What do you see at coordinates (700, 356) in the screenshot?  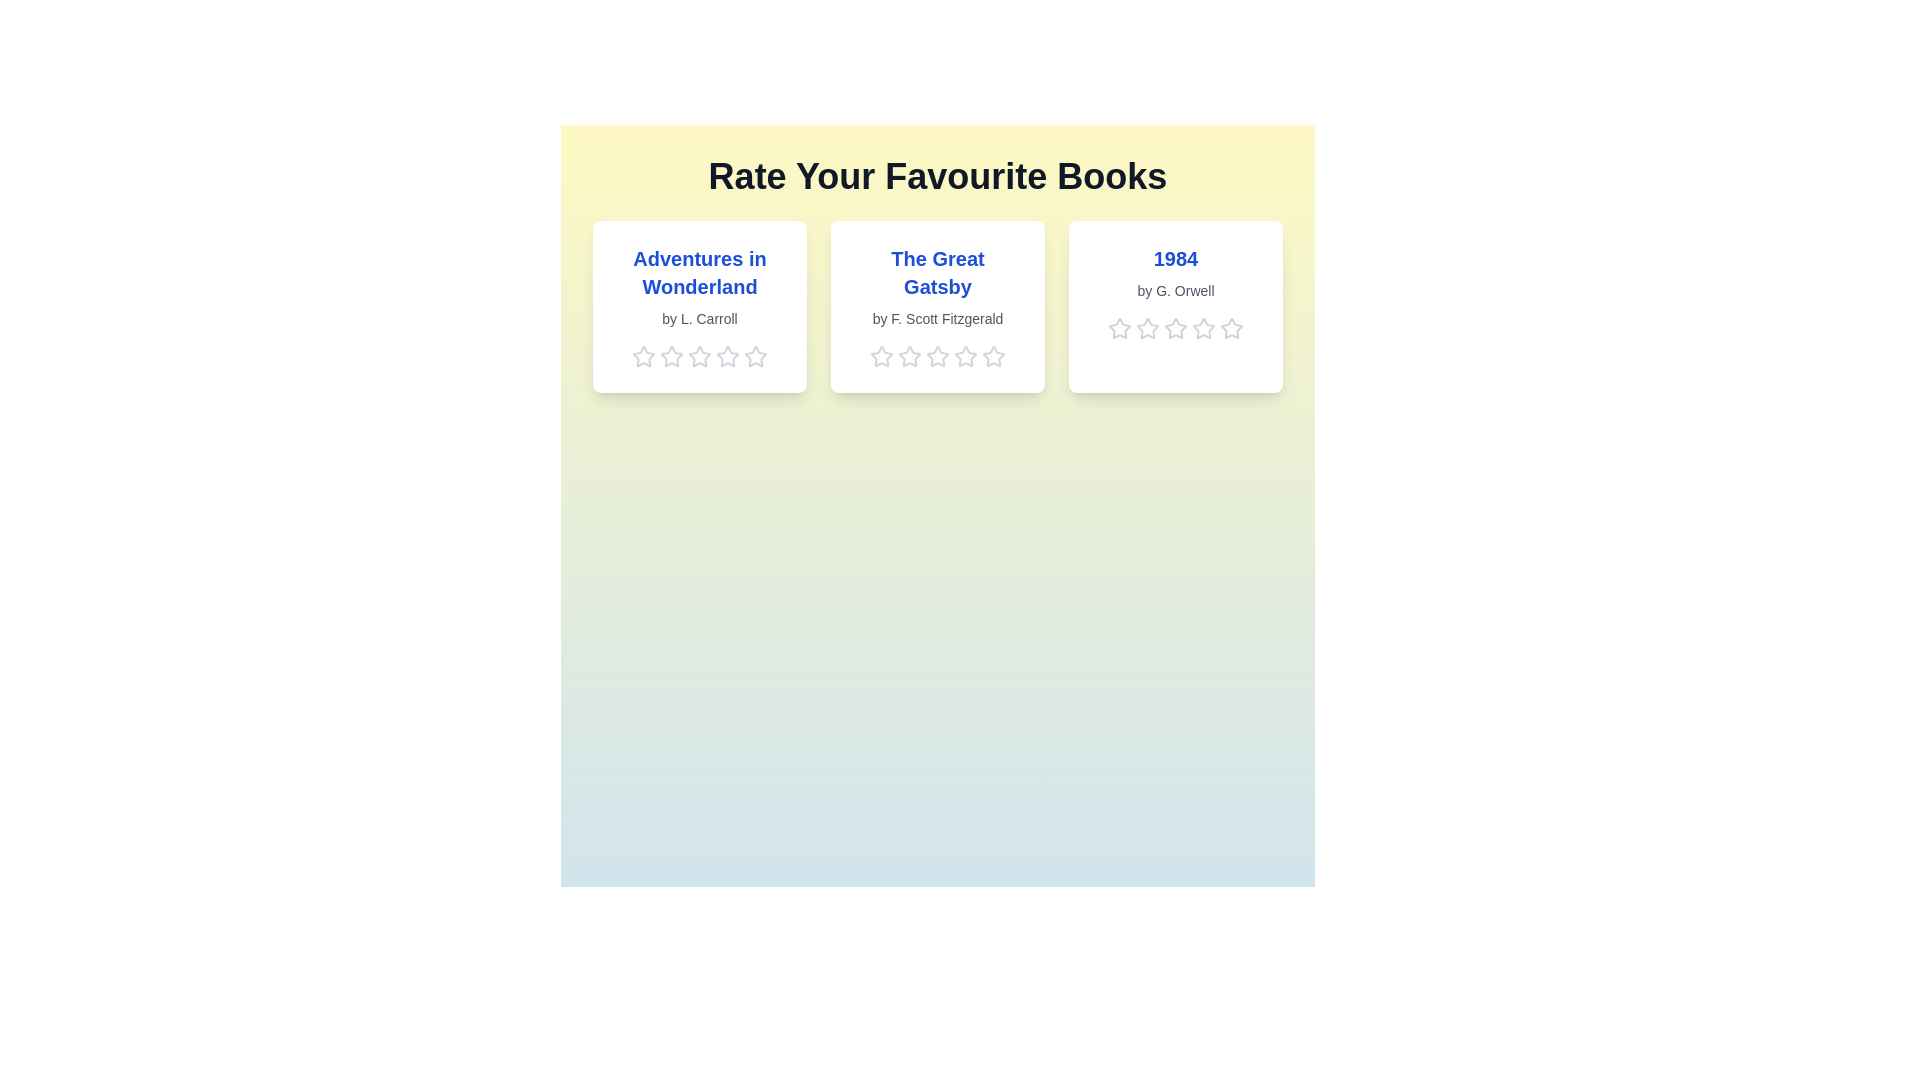 I see `the 3 star for the book titled 'Adventures in Wonderland'` at bounding box center [700, 356].